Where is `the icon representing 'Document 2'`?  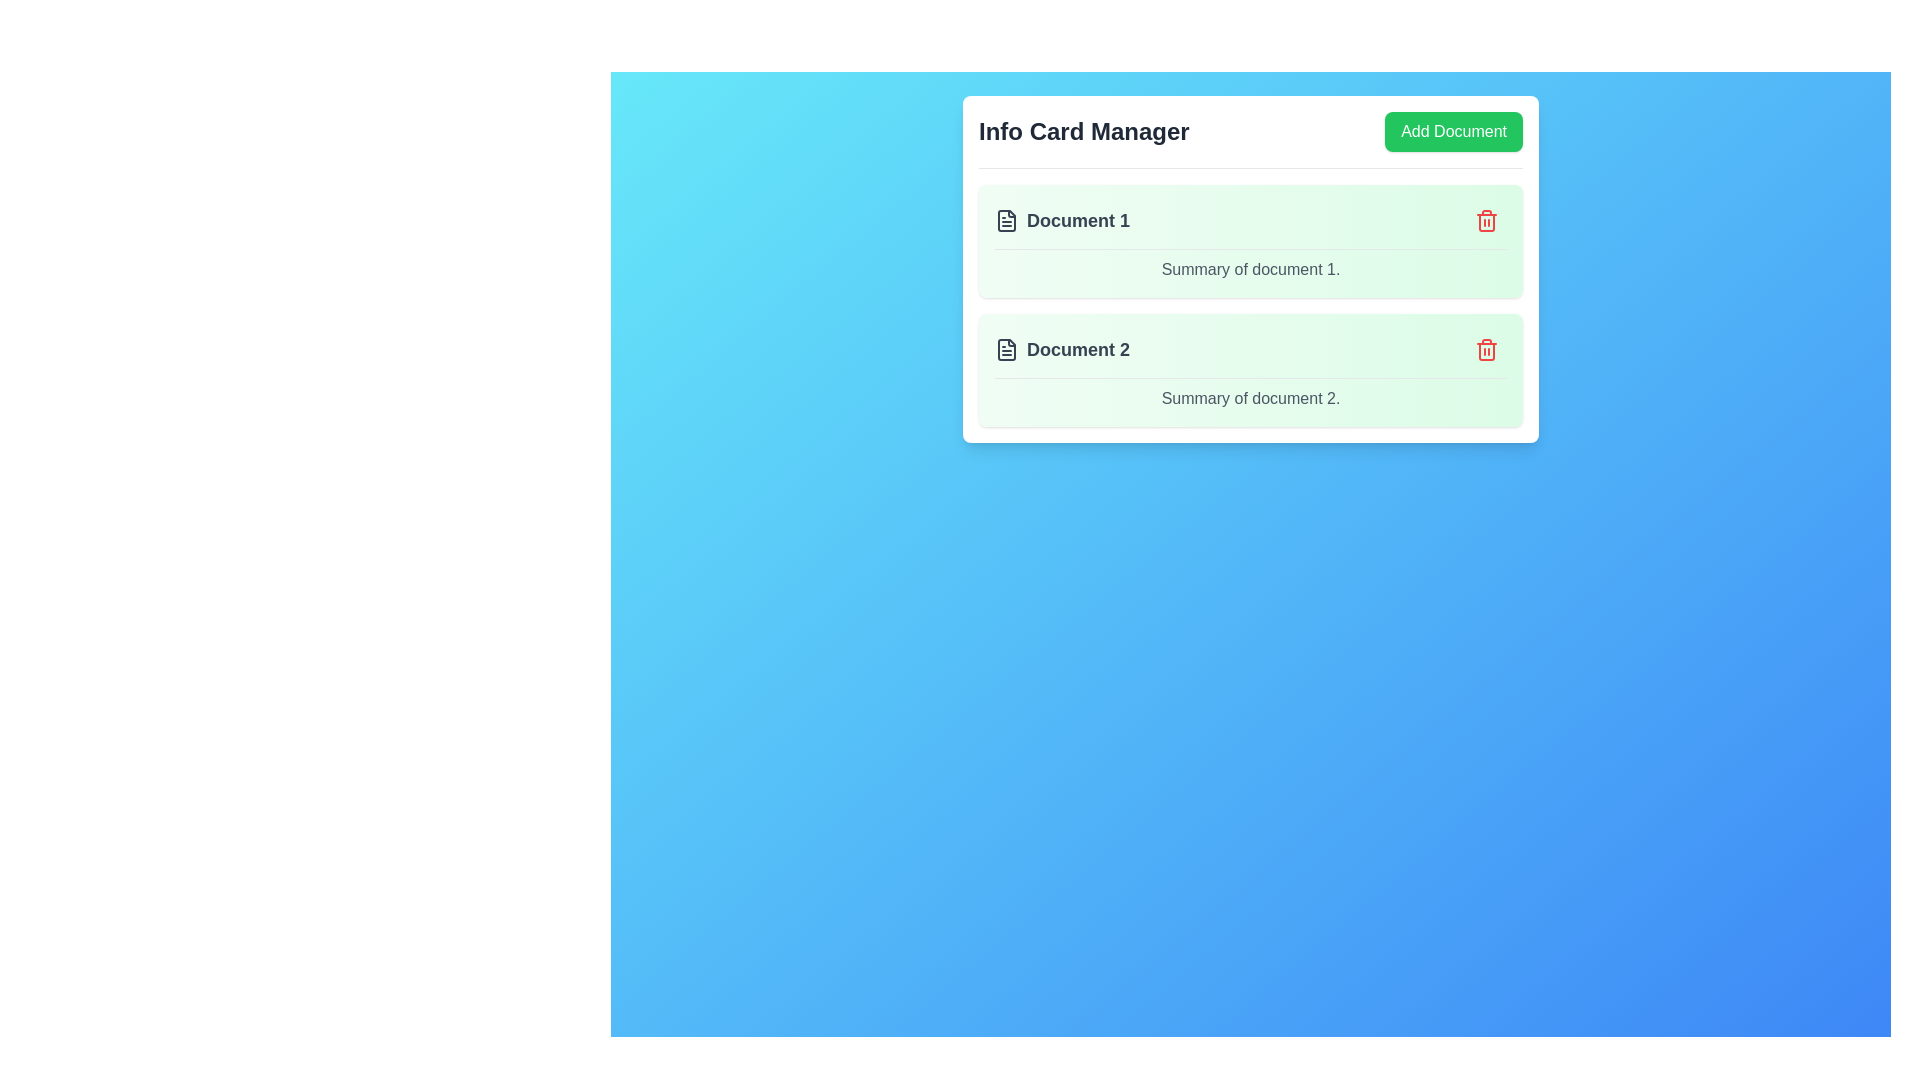
the icon representing 'Document 2' is located at coordinates (1007, 349).